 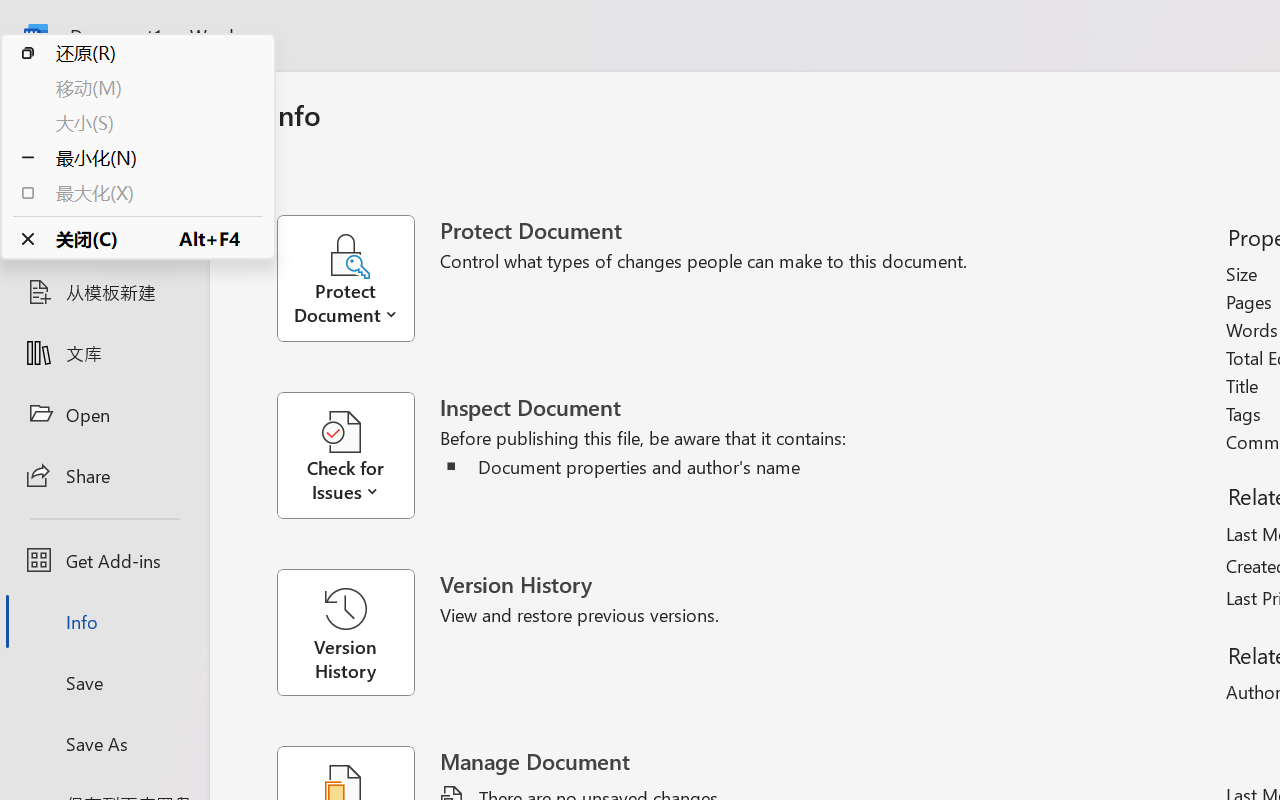 What do you see at coordinates (358, 454) in the screenshot?
I see `'Check for Issues'` at bounding box center [358, 454].